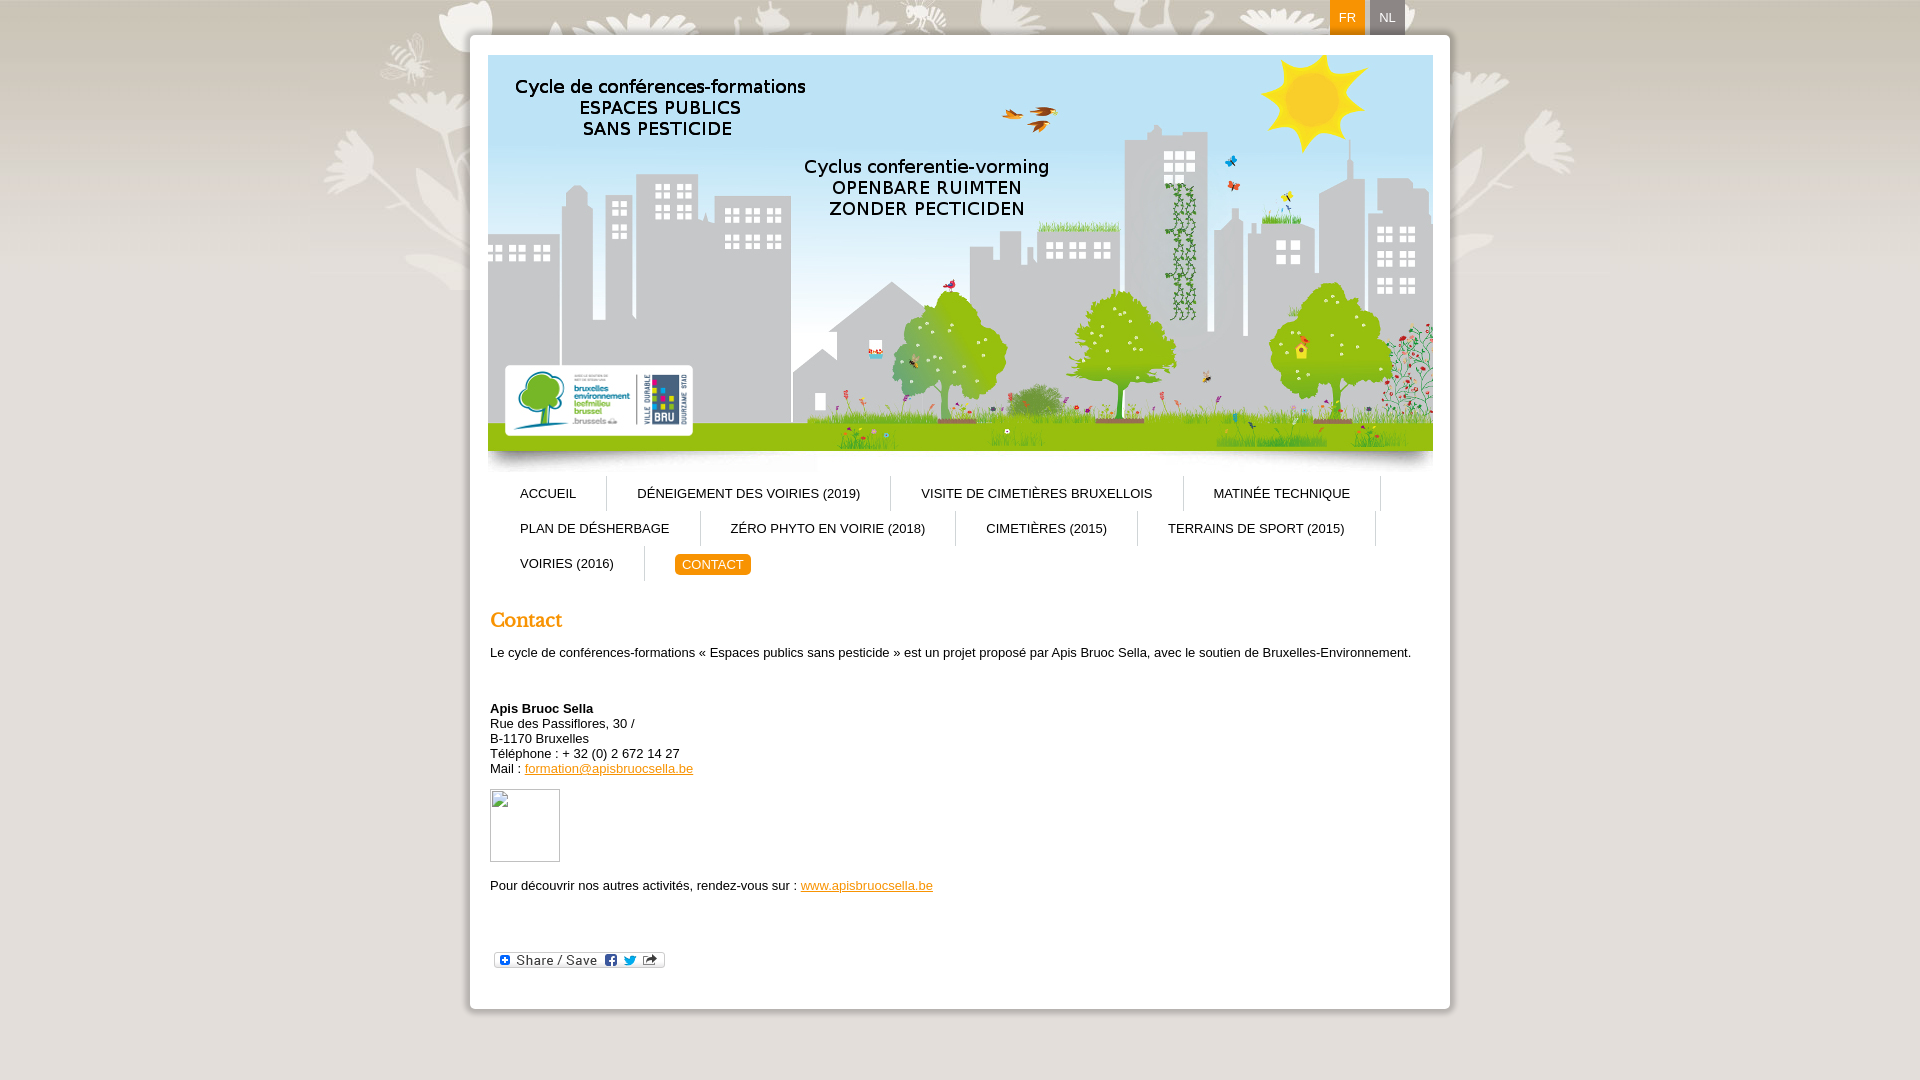  Describe the element at coordinates (801, 884) in the screenshot. I see `'www.apisbruocsella.be'` at that location.